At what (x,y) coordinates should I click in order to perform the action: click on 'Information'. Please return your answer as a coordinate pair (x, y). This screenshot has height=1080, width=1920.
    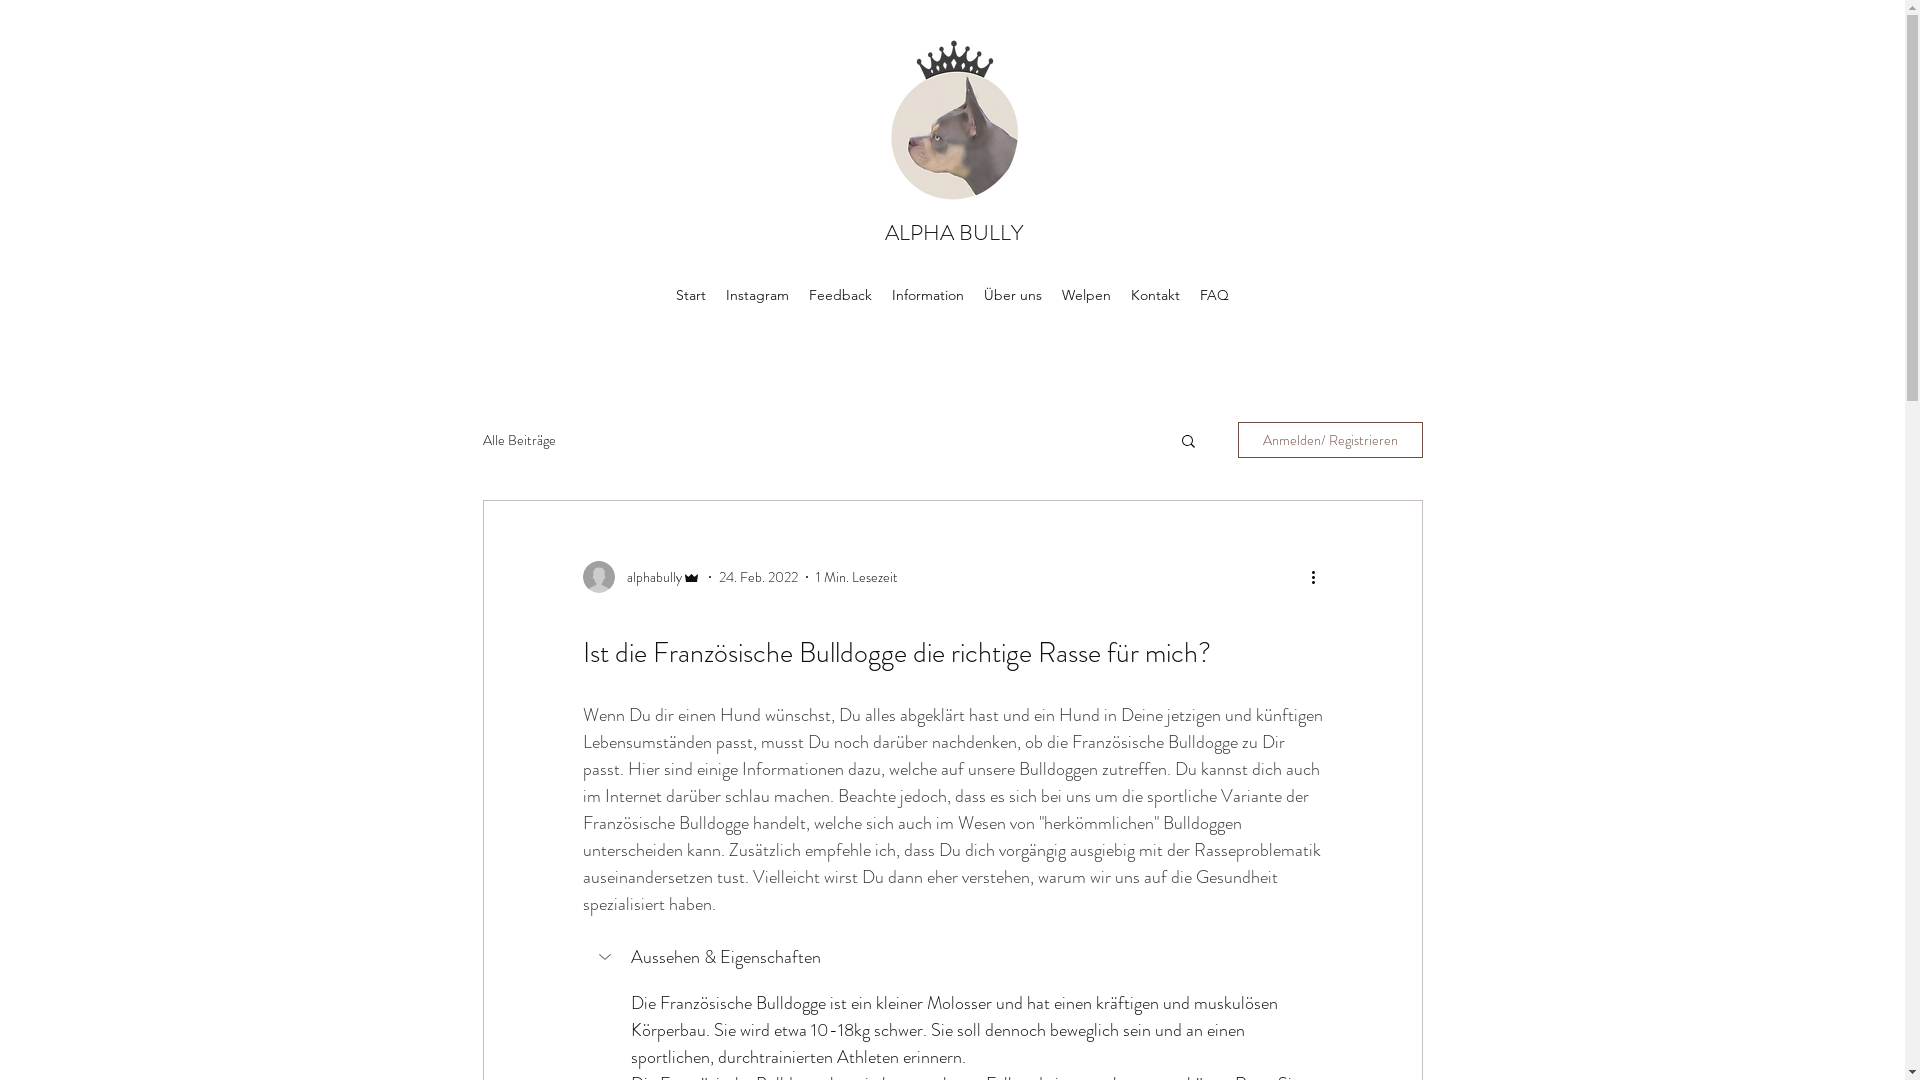
    Looking at the image, I should click on (881, 294).